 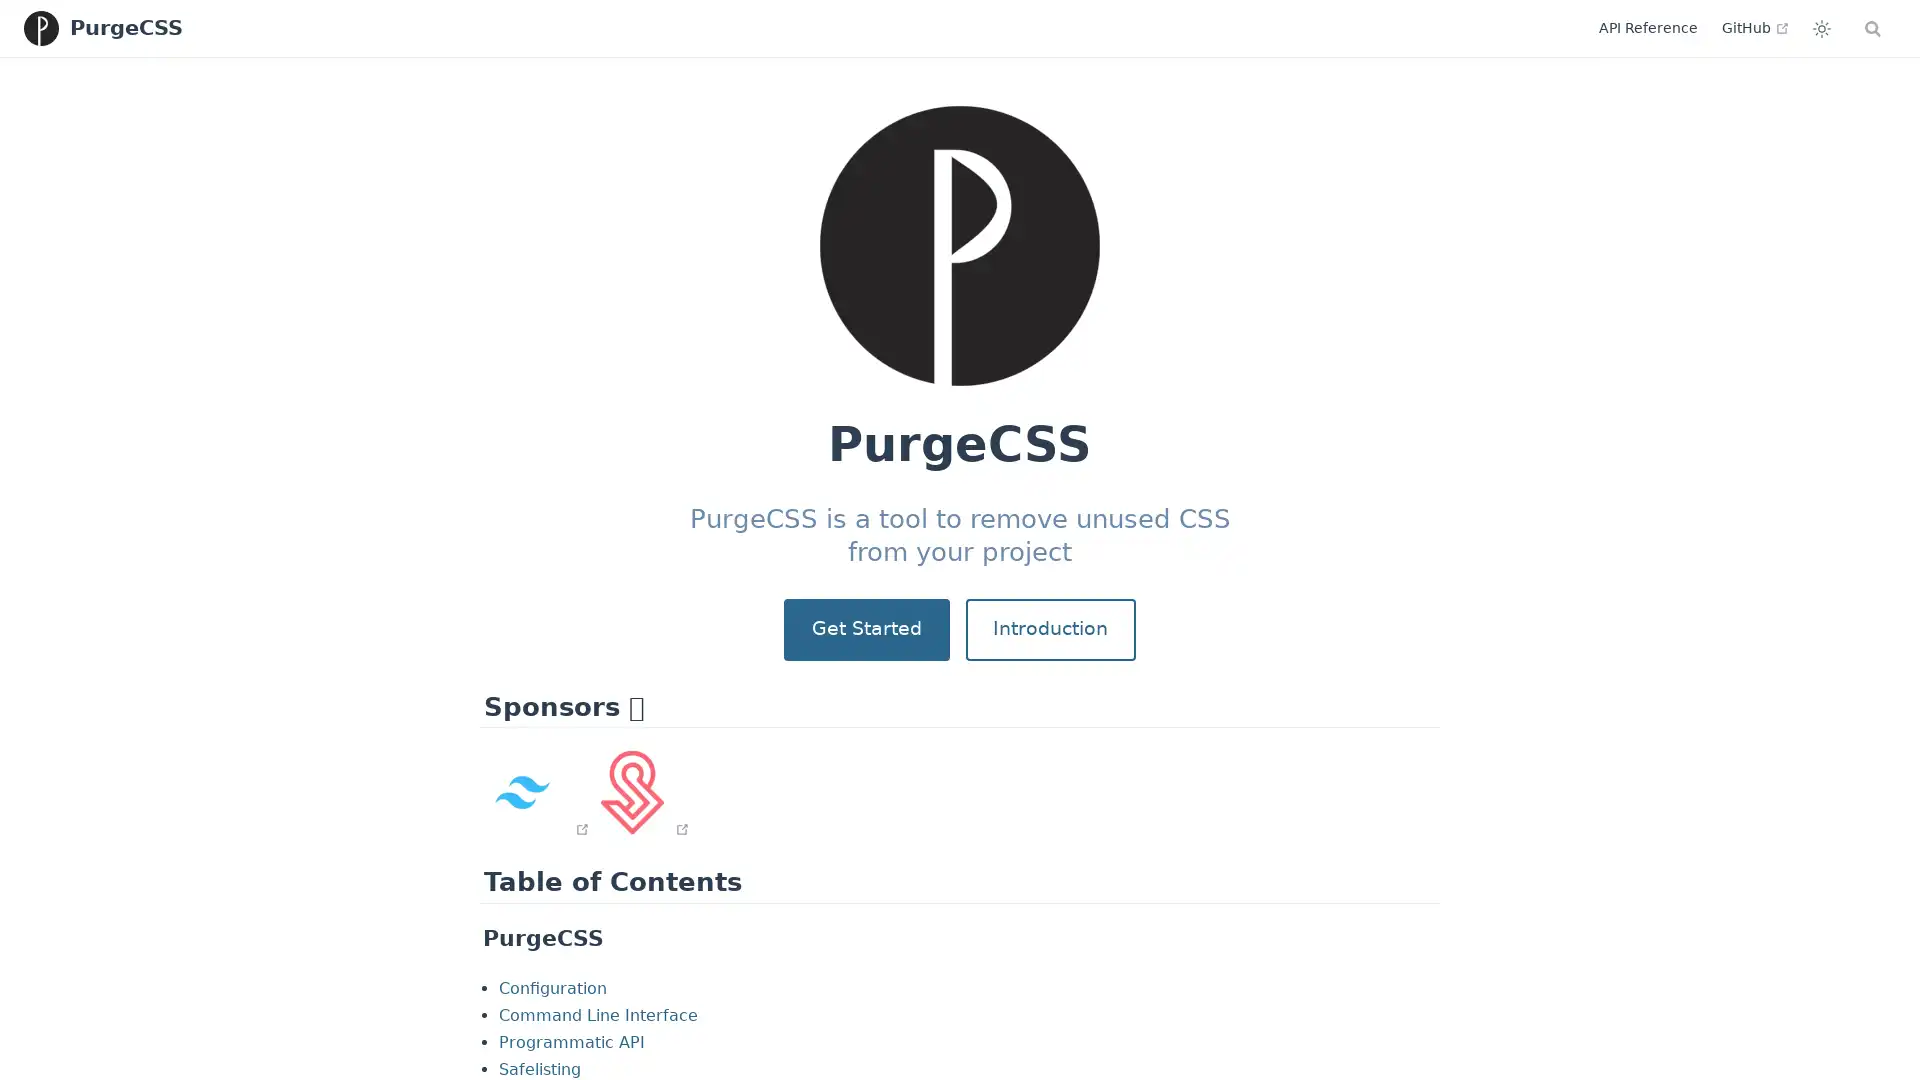 What do you see at coordinates (1735, 27) in the screenshot?
I see `toggle dark mode` at bounding box center [1735, 27].